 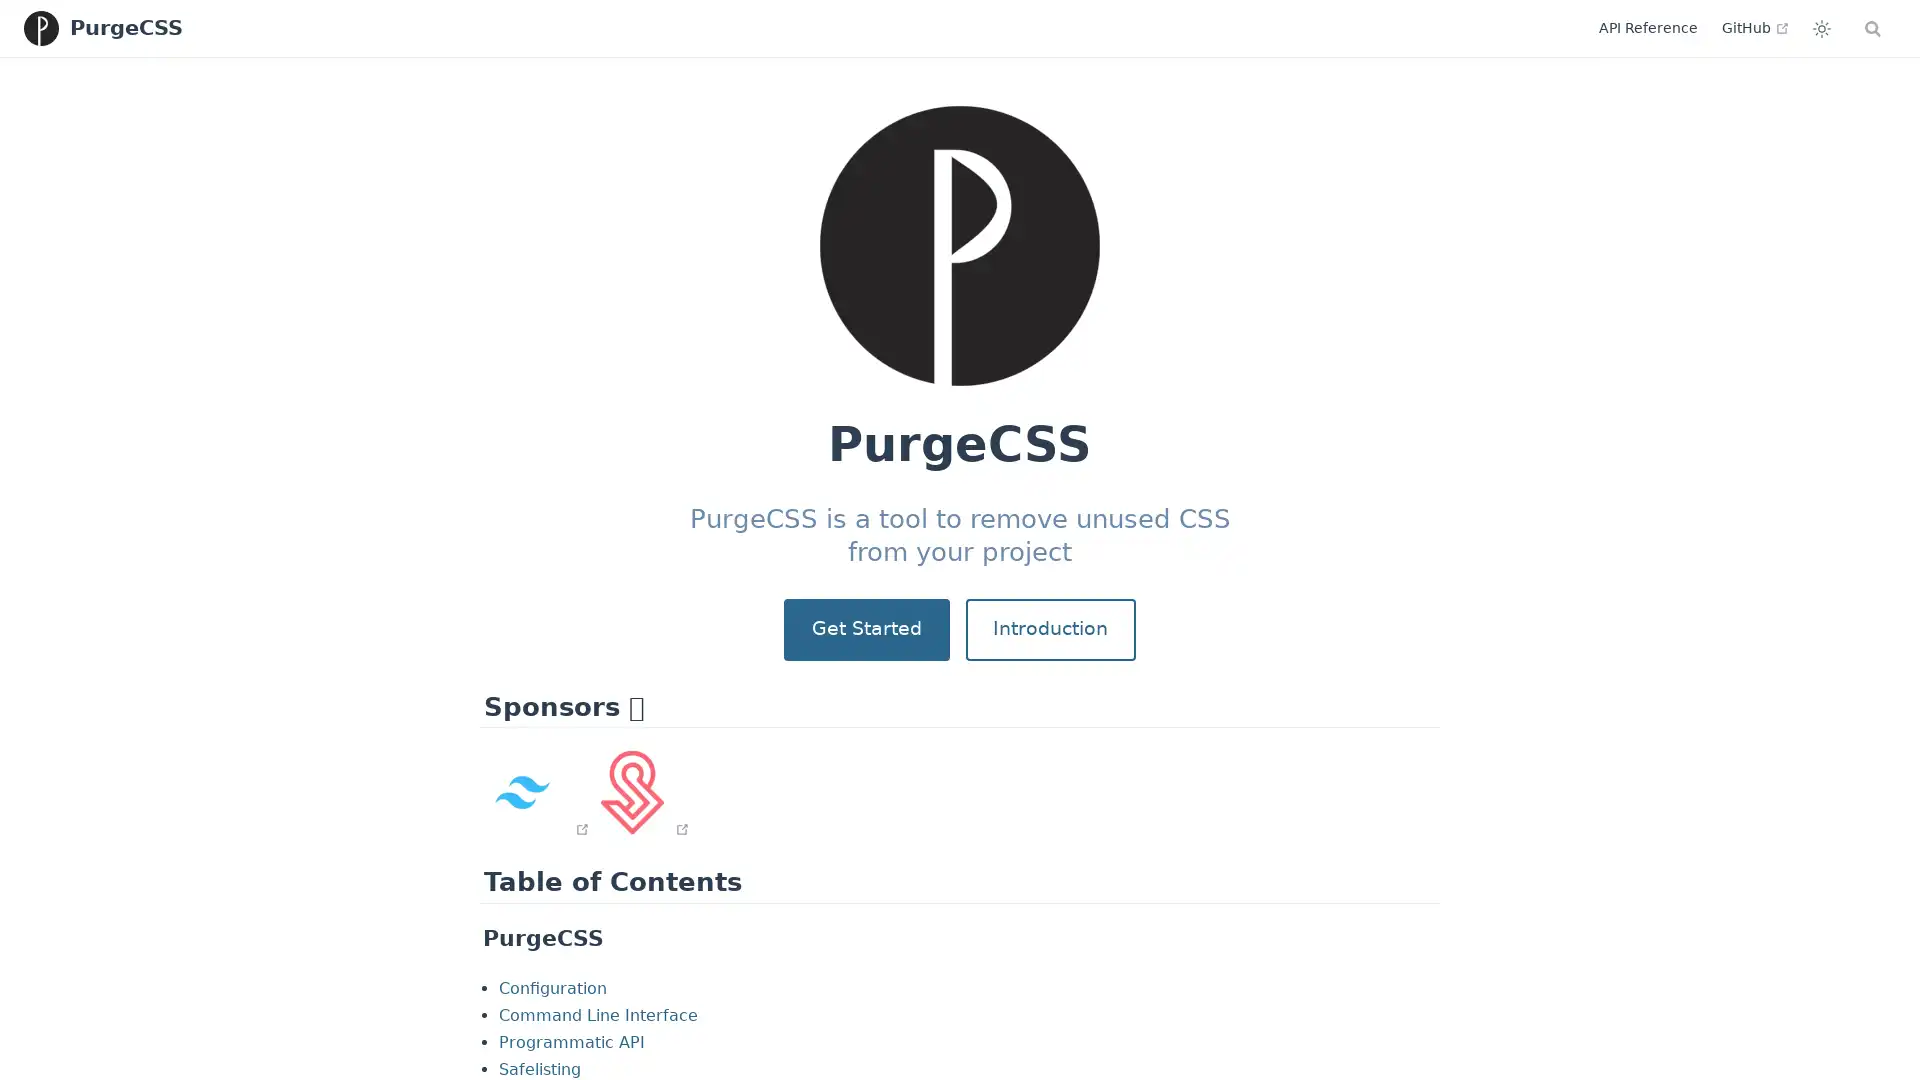 What do you see at coordinates (1735, 27) in the screenshot?
I see `toggle dark mode` at bounding box center [1735, 27].